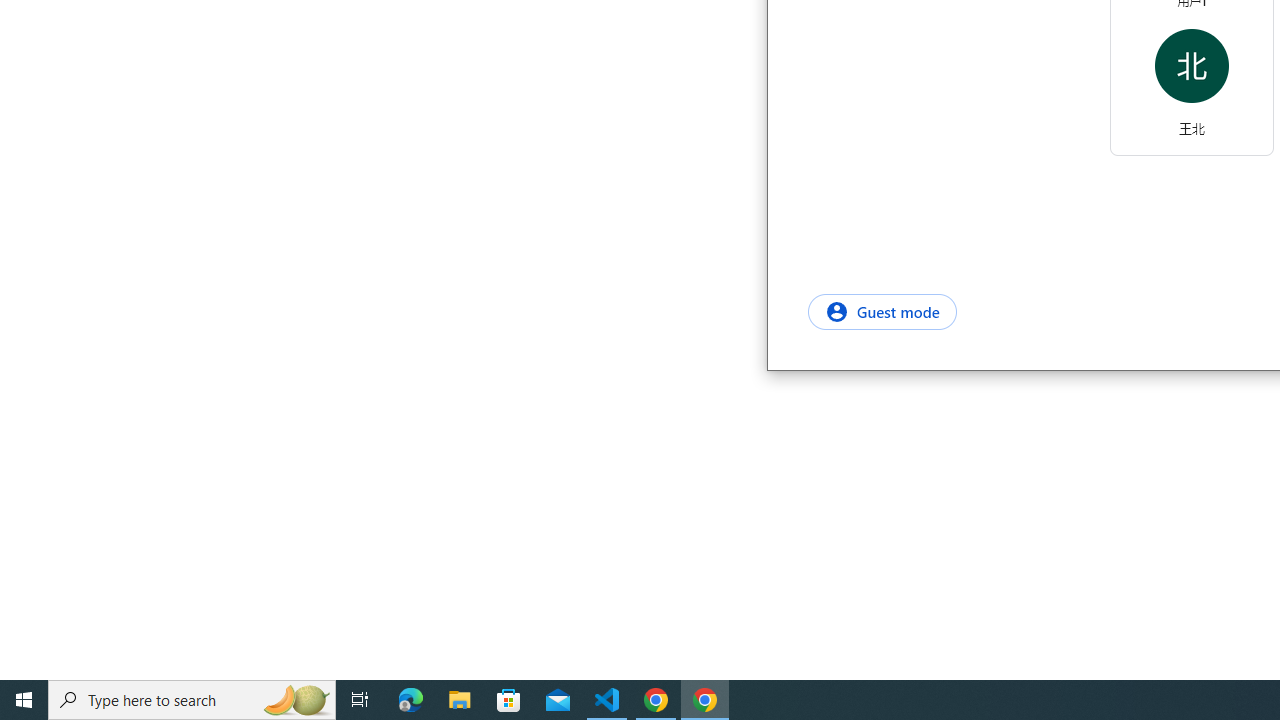 The width and height of the screenshot is (1280, 720). I want to click on 'Microsoft Store', so click(509, 698).